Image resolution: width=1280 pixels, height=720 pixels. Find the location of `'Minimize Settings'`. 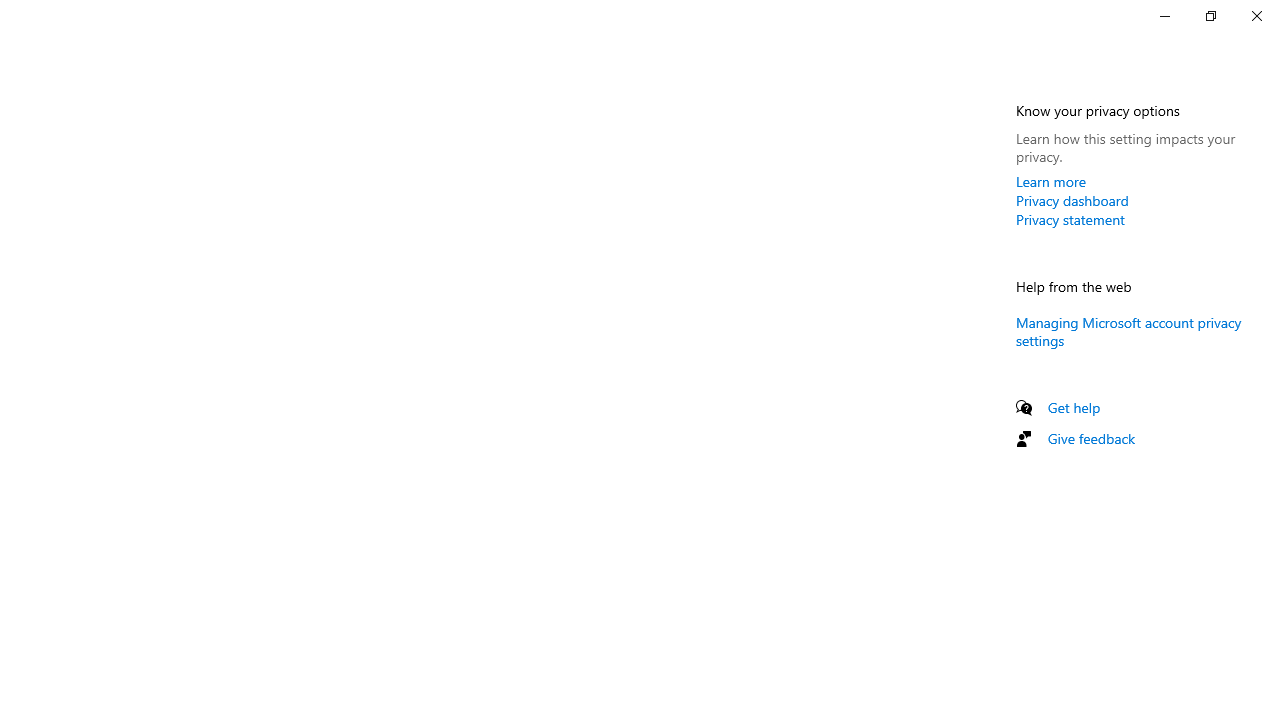

'Minimize Settings' is located at coordinates (1164, 15).